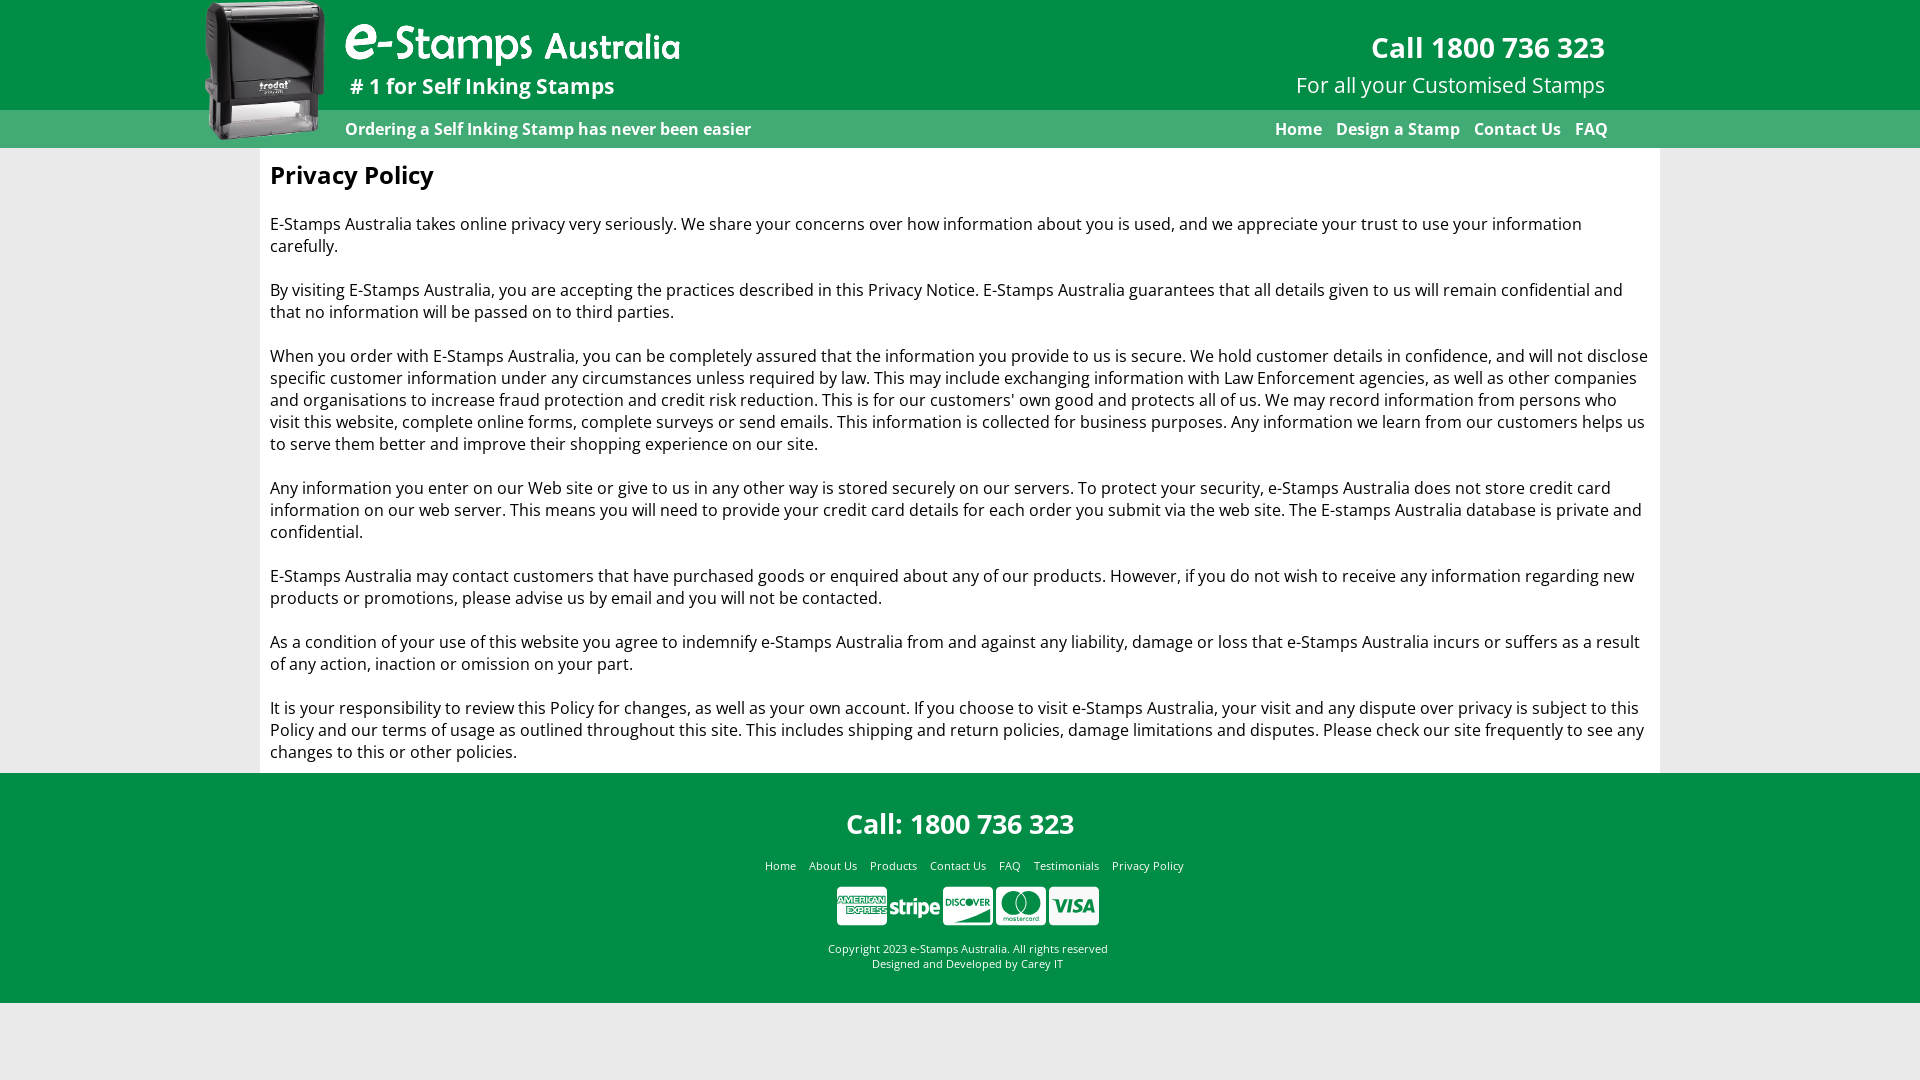  Describe the element at coordinates (1488, 45) in the screenshot. I see `'Call 1800 736 323'` at that location.